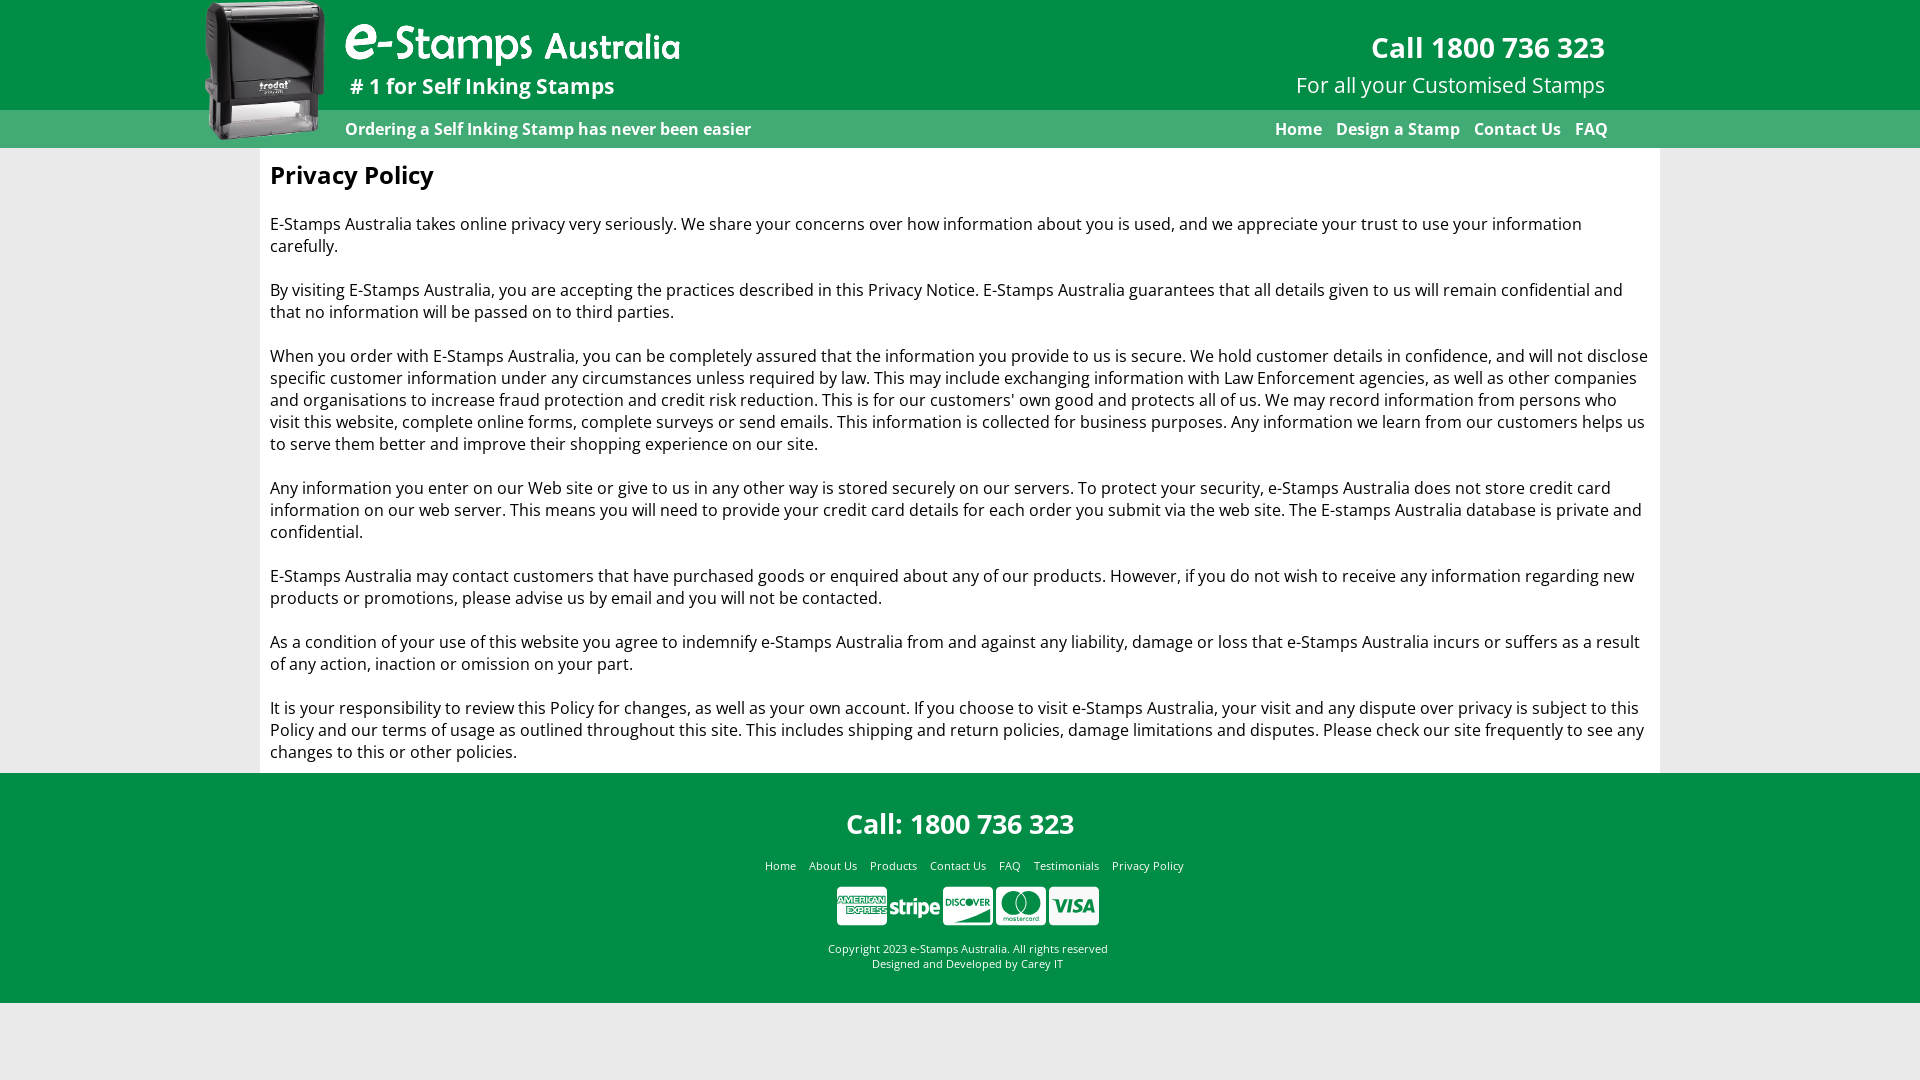  Describe the element at coordinates (1488, 45) in the screenshot. I see `'Call 1800 736 323'` at that location.